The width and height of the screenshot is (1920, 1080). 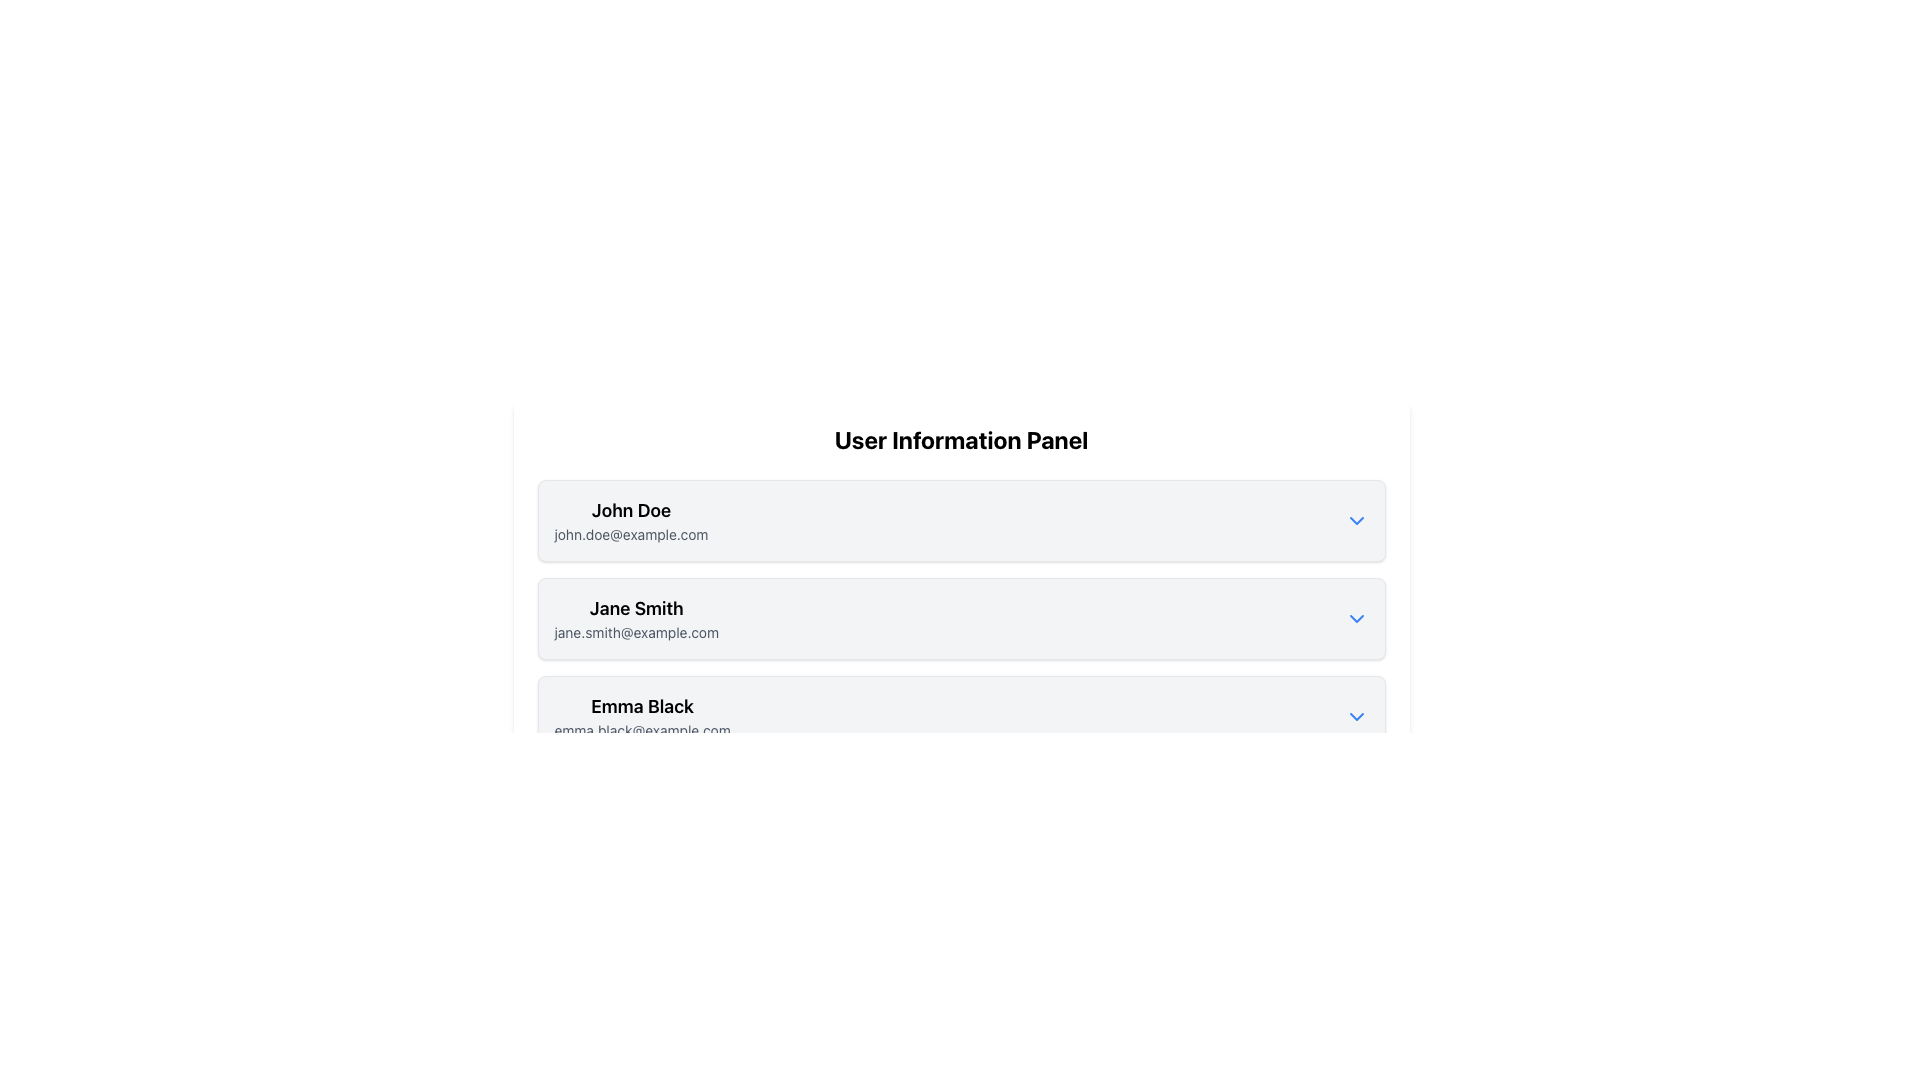 I want to click on the small blue downward-pointing chevron icon button located at the rightmost side of the row containing 'Emma Black' and her email address, so click(x=1356, y=716).